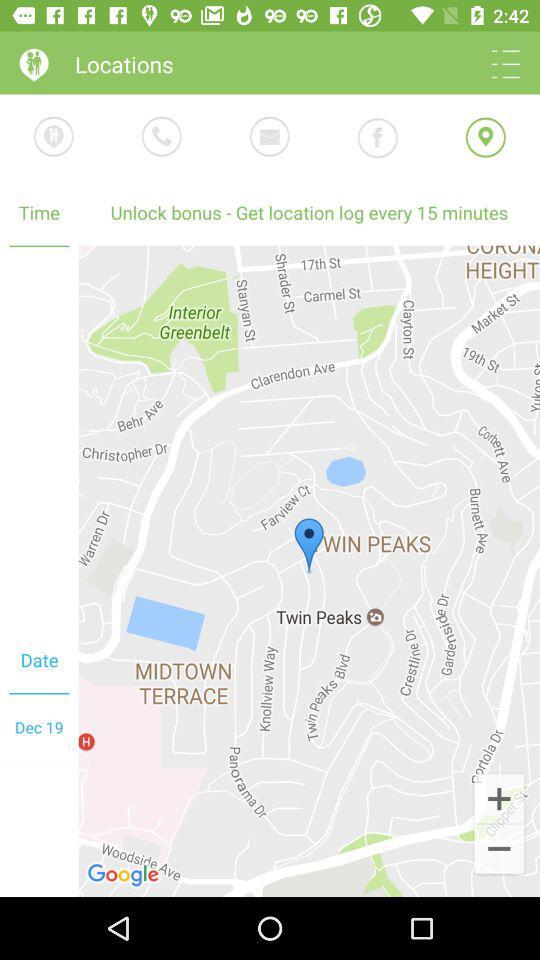  What do you see at coordinates (39, 437) in the screenshot?
I see `the icon above the date app` at bounding box center [39, 437].